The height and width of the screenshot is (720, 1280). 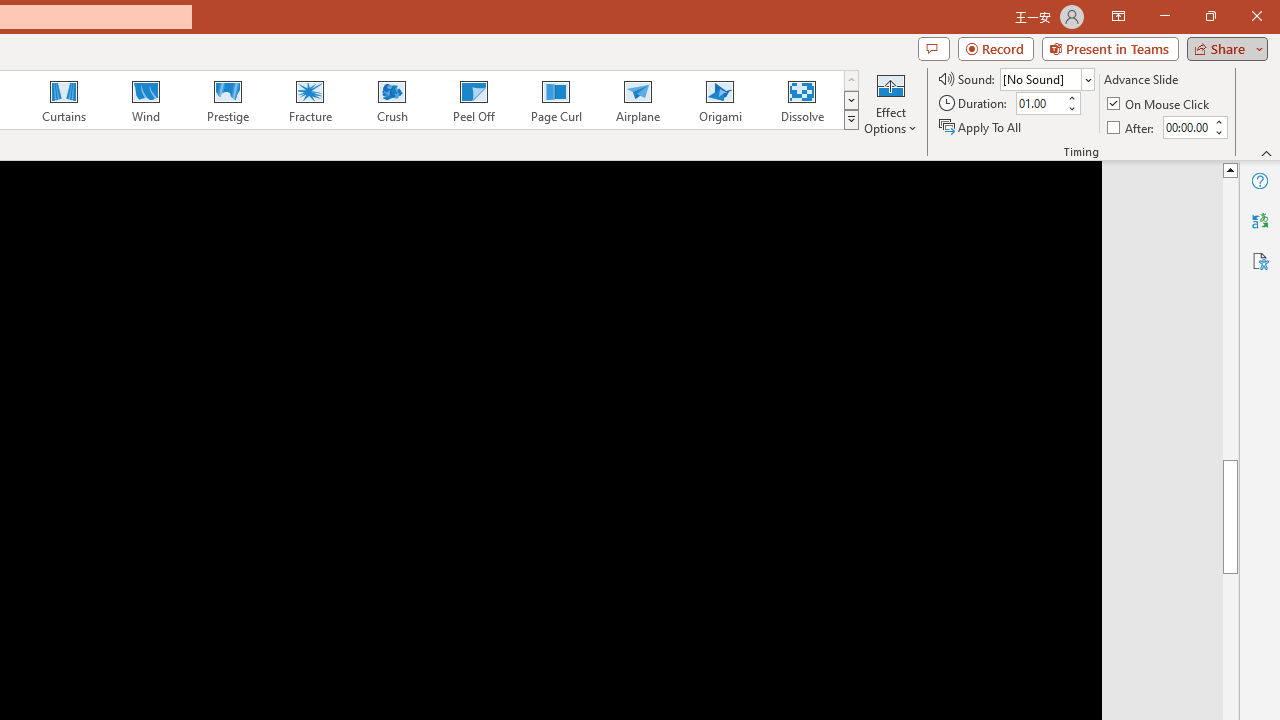 What do you see at coordinates (720, 100) in the screenshot?
I see `'Origami'` at bounding box center [720, 100].